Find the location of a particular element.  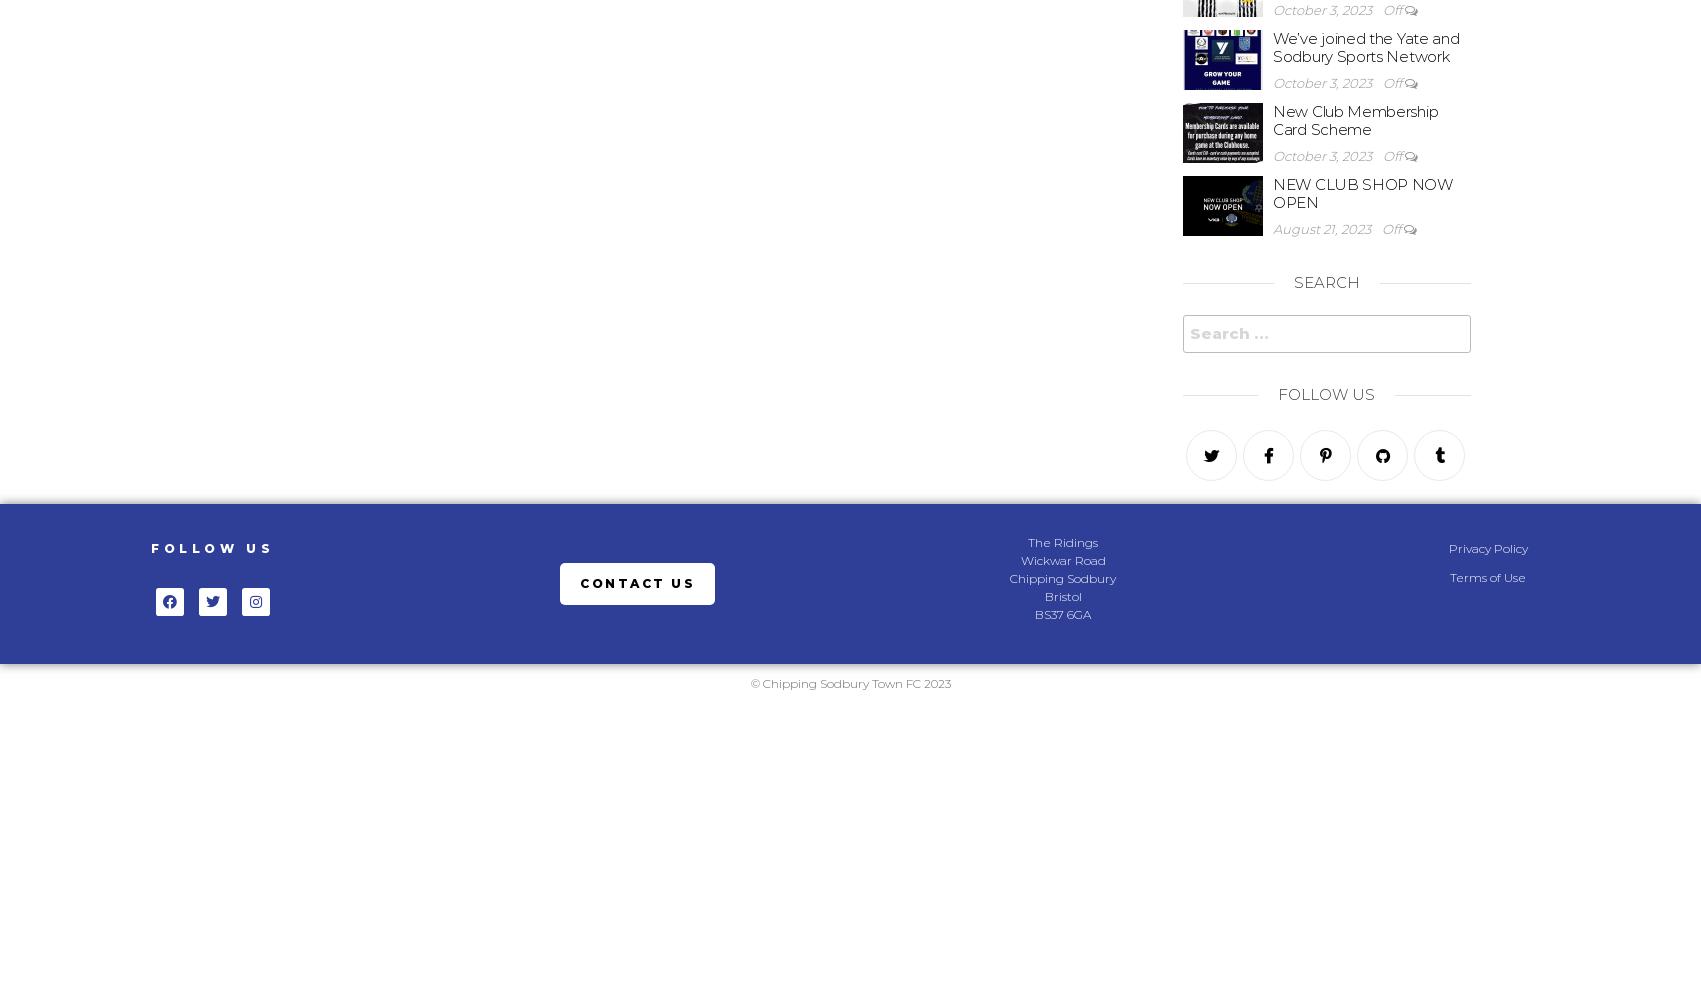

'The Ridings' is located at coordinates (1062, 542).